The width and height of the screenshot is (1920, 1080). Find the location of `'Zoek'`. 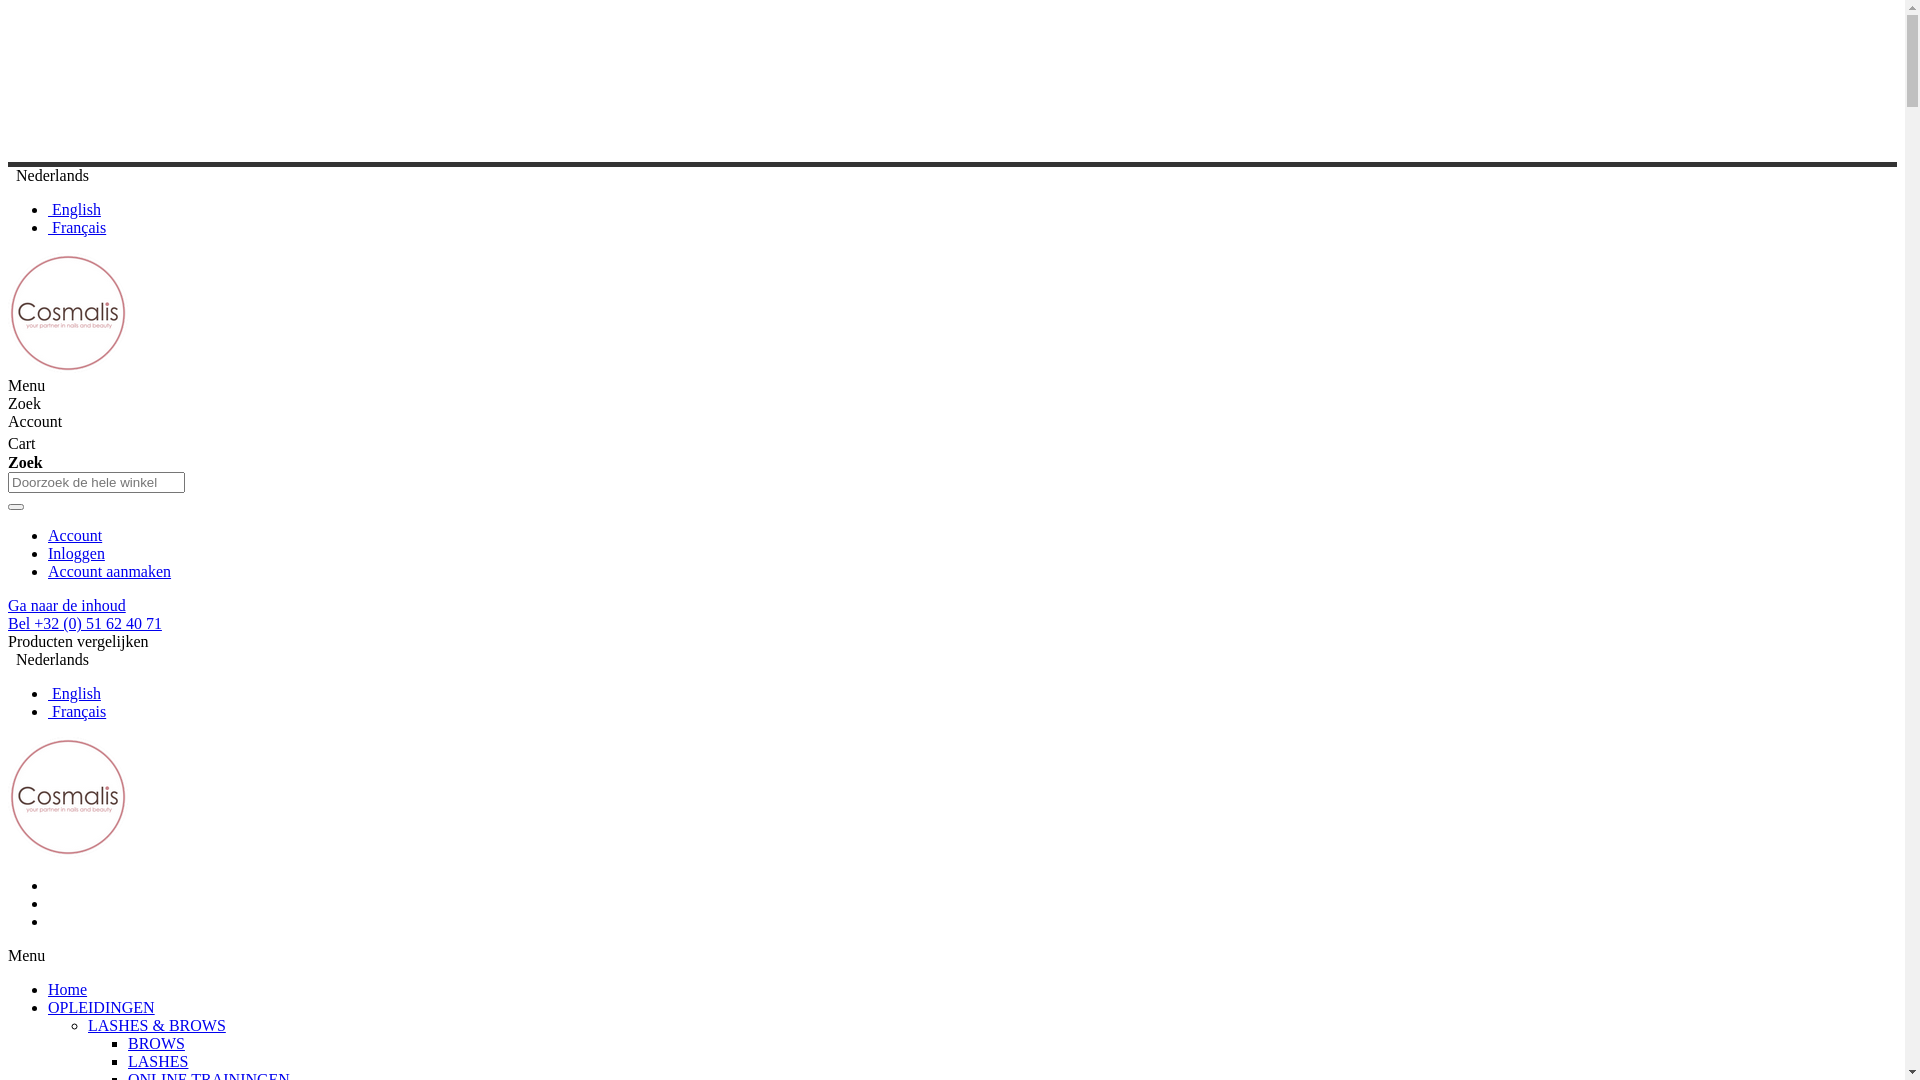

'Zoek' is located at coordinates (8, 505).